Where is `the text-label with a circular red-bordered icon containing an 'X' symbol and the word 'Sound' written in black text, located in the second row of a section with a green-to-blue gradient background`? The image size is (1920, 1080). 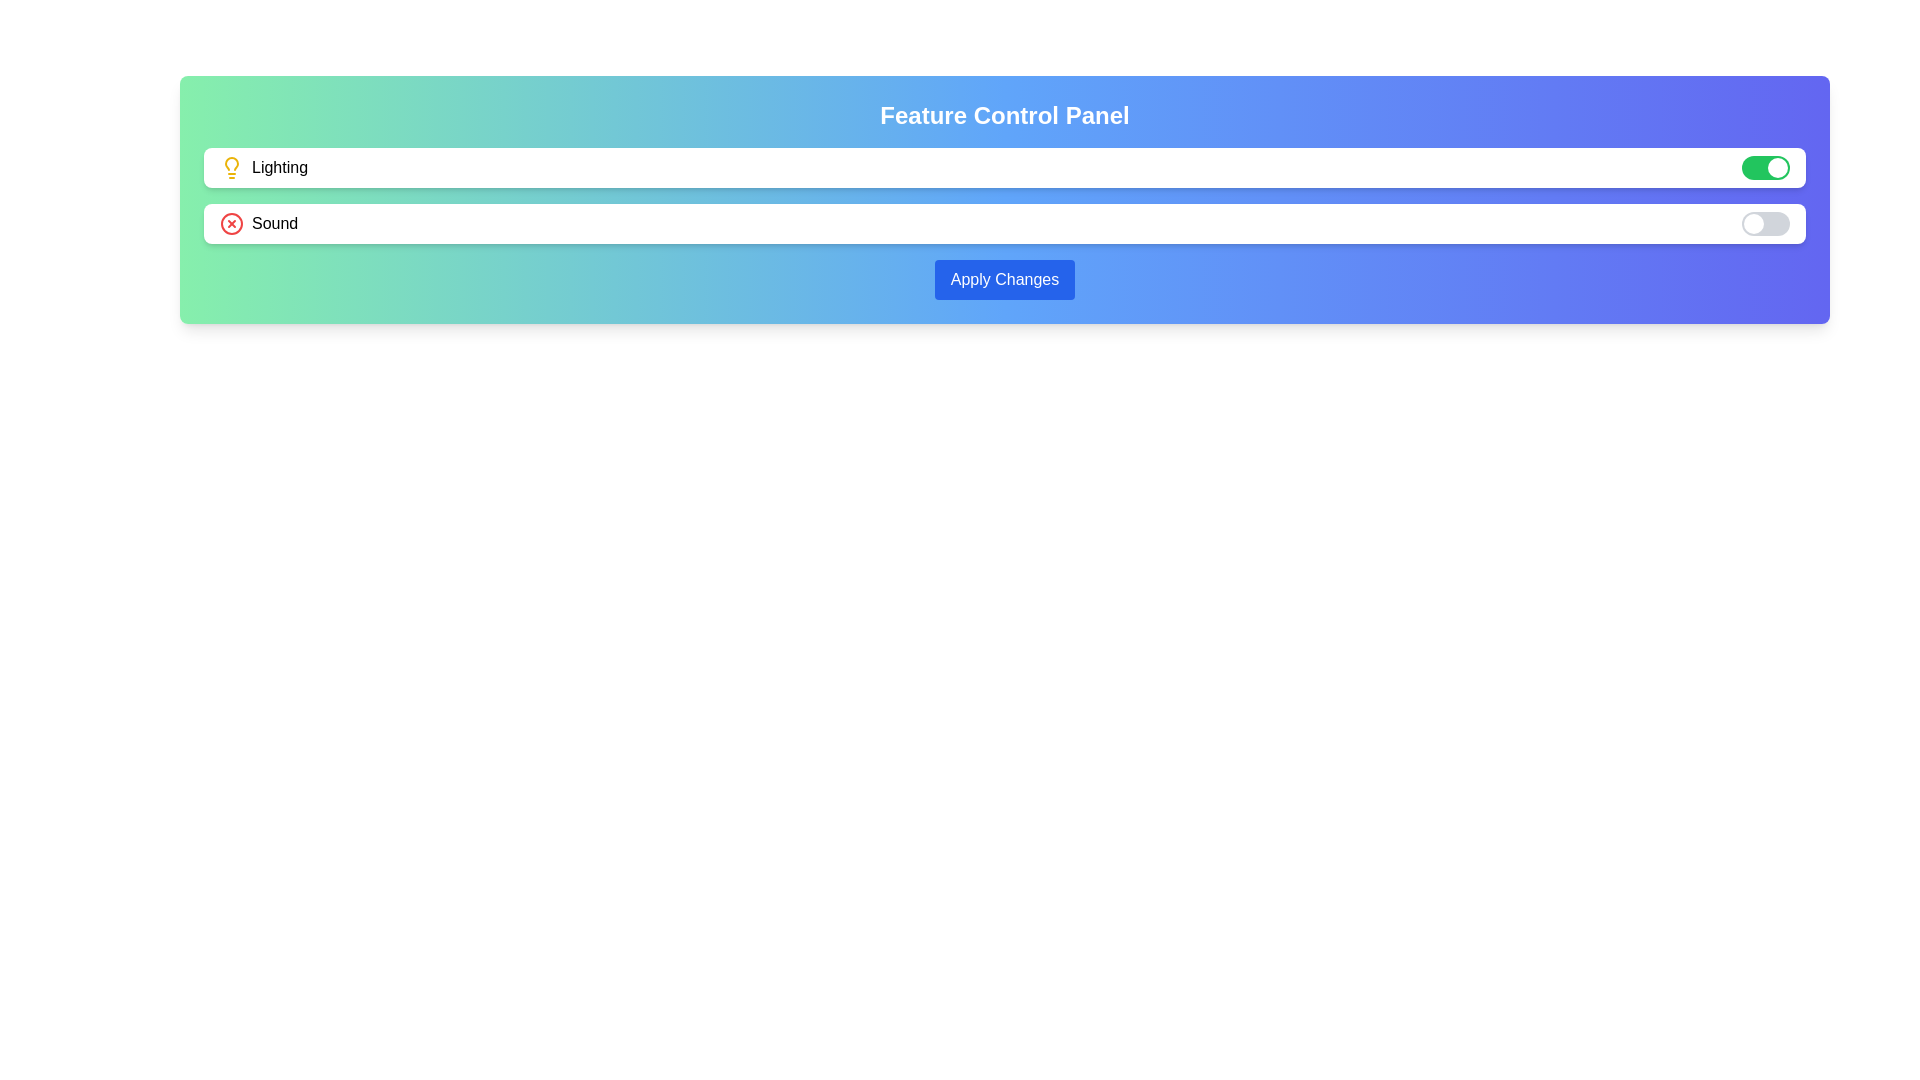
the text-label with a circular red-bordered icon containing an 'X' symbol and the word 'Sound' written in black text, located in the second row of a section with a green-to-blue gradient background is located at coordinates (258, 223).